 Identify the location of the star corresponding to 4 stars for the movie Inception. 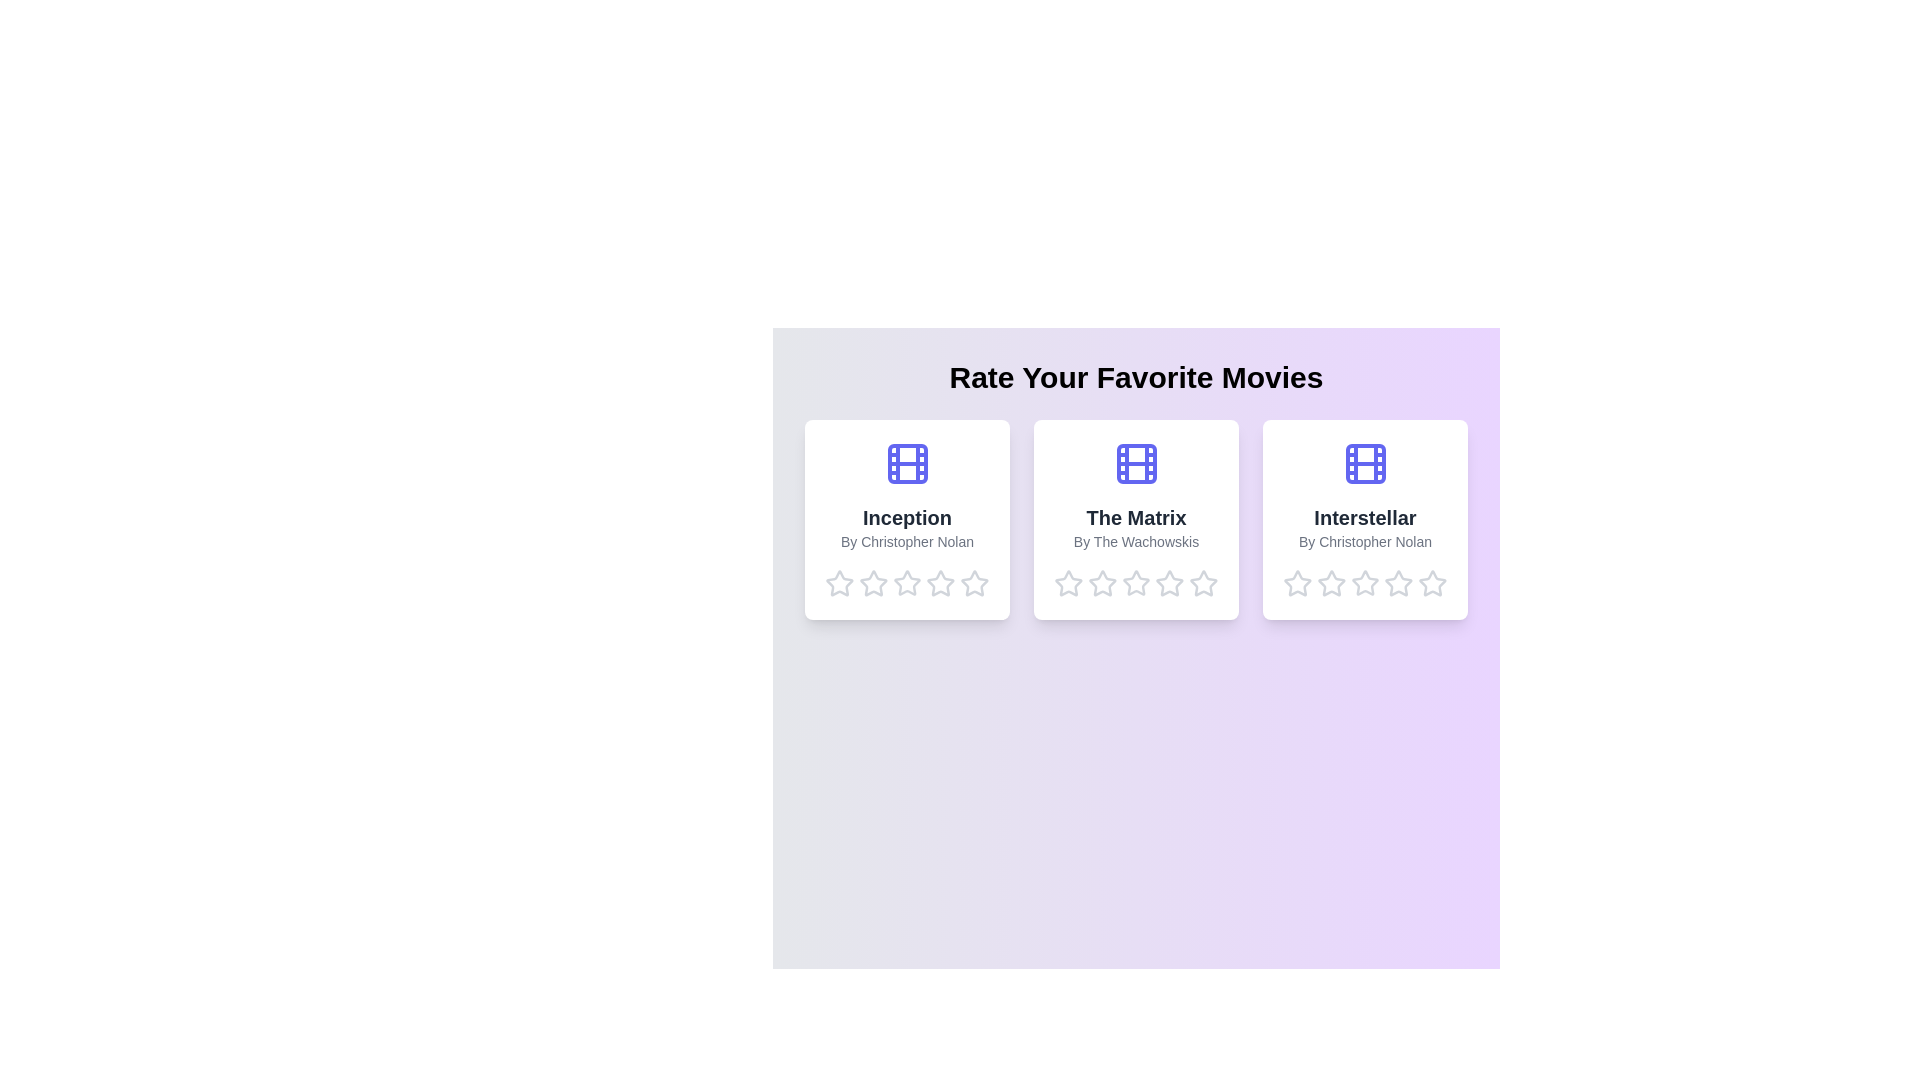
(940, 583).